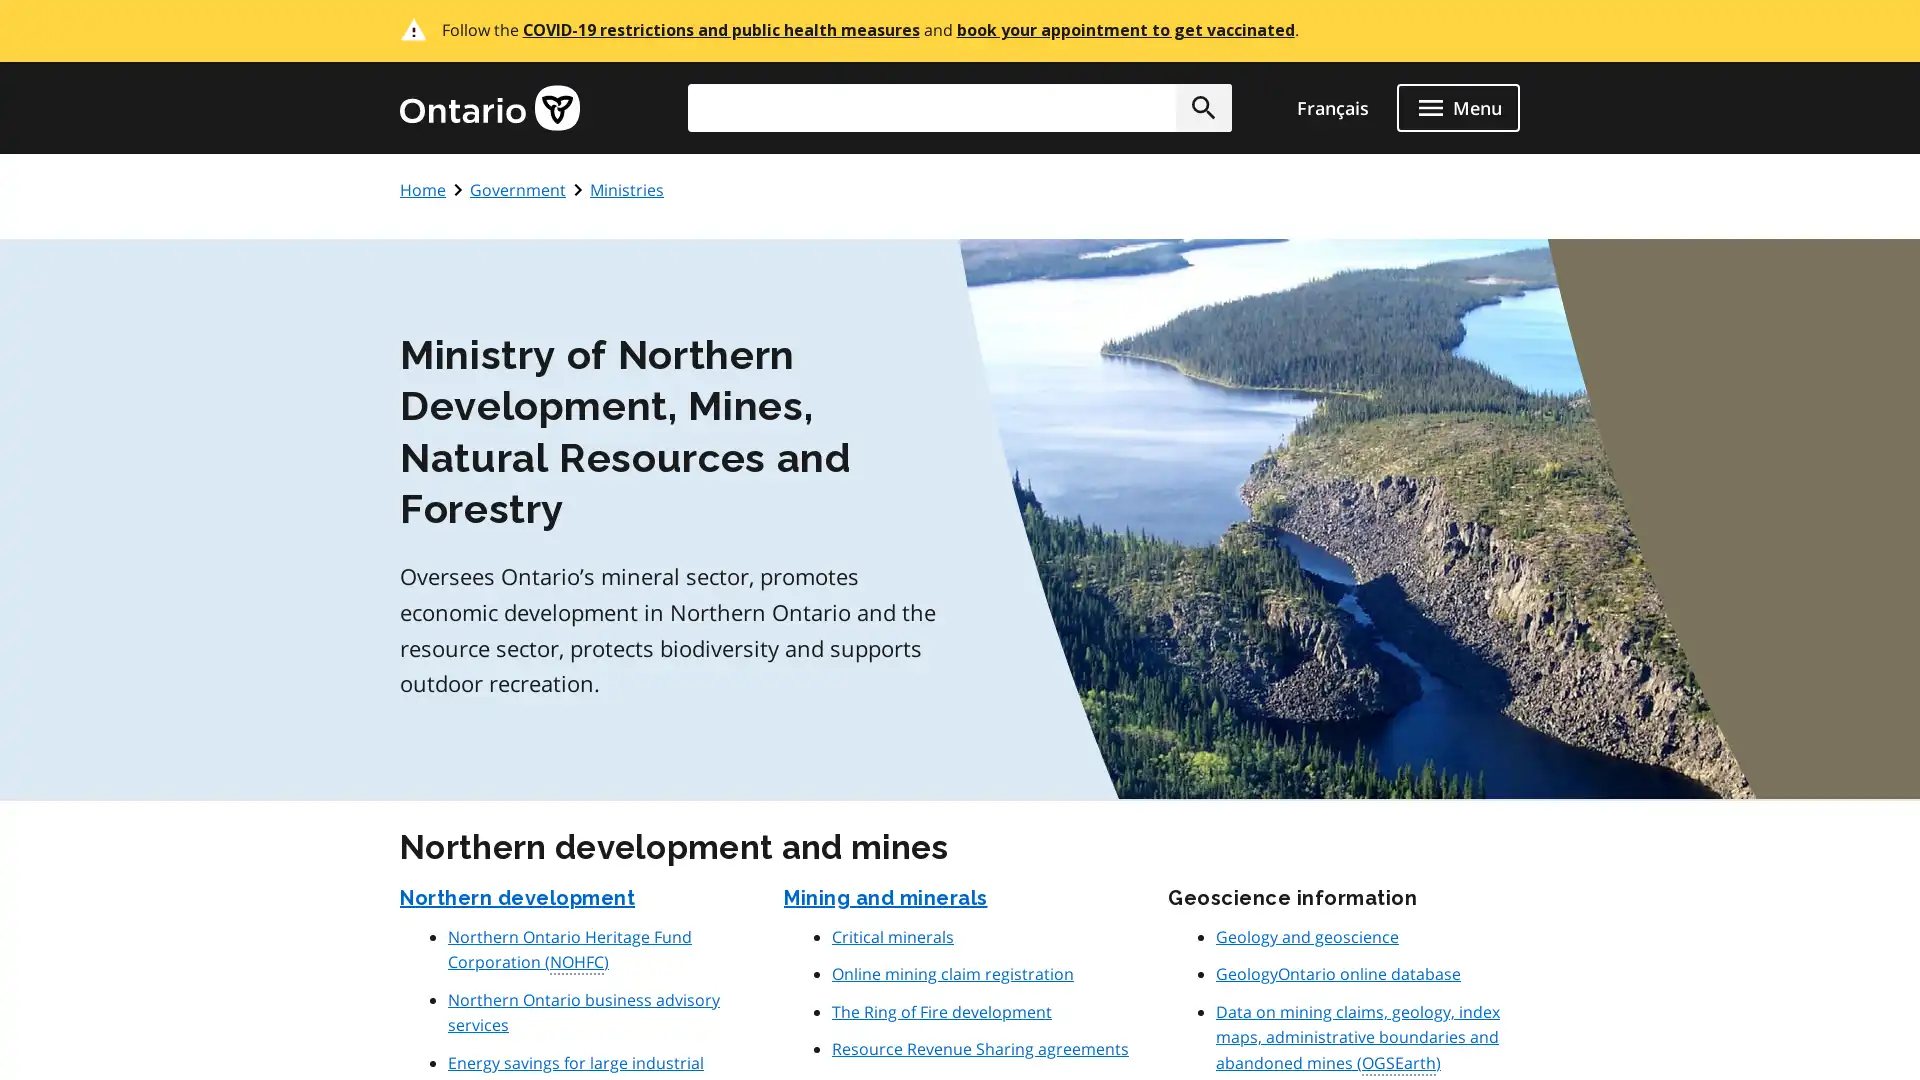  I want to click on Search, so click(1203, 107).